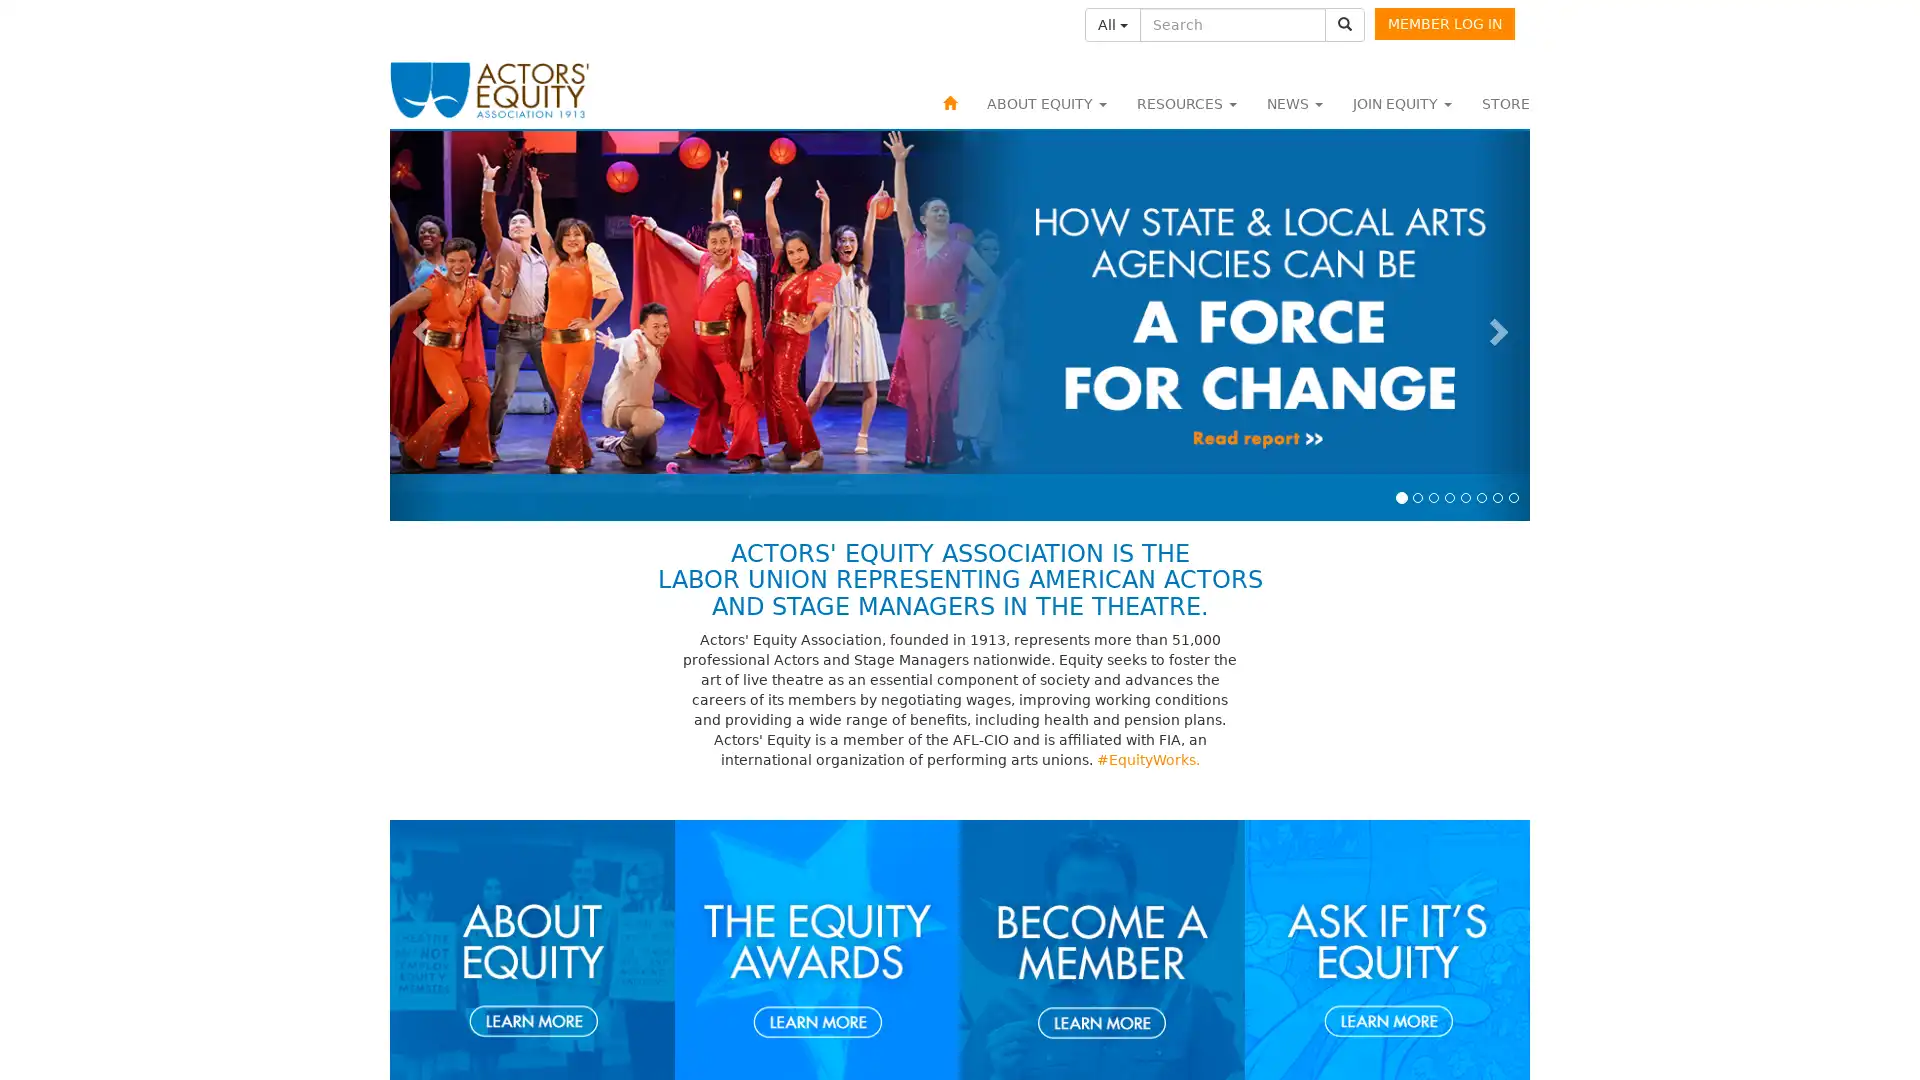  Describe the element at coordinates (1401, 104) in the screenshot. I see `JOIN EQUITY` at that location.